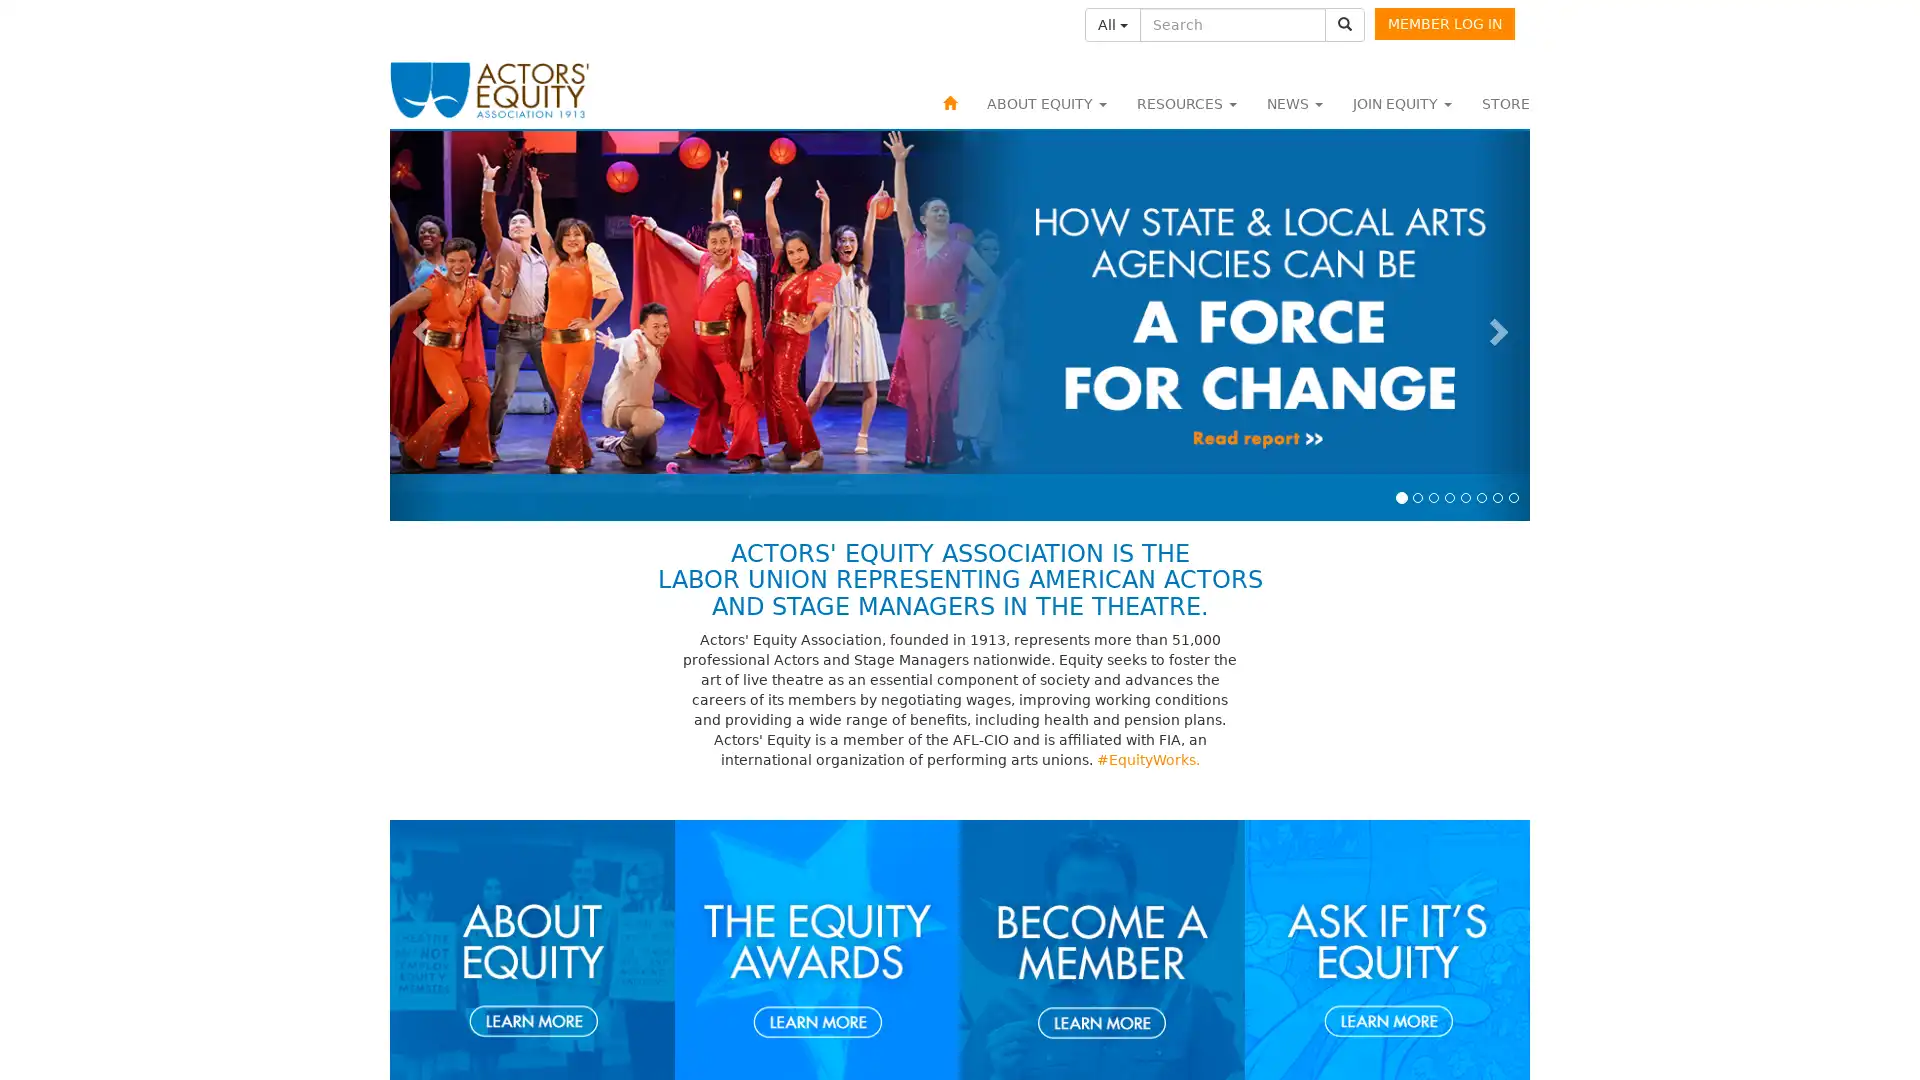  Describe the element at coordinates (1401, 104) in the screenshot. I see `JOIN EQUITY` at that location.